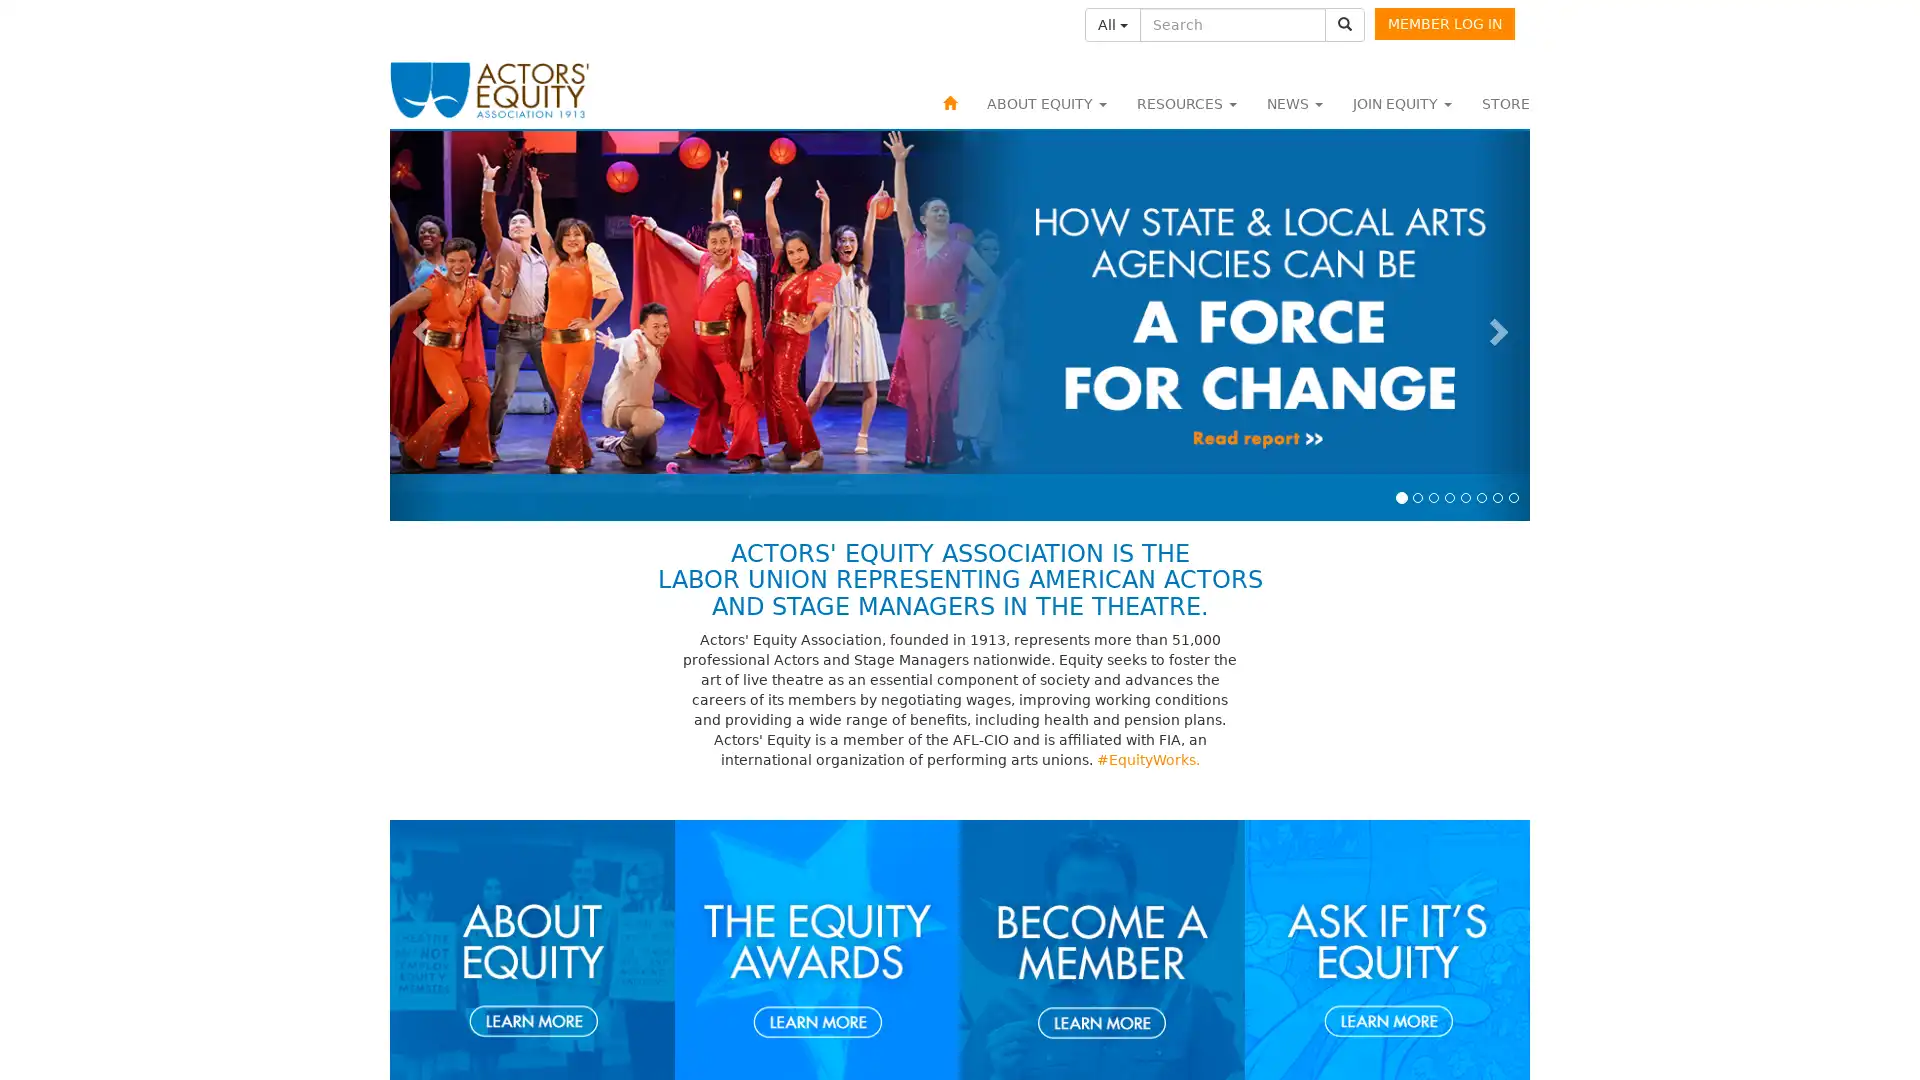  Describe the element at coordinates (1401, 104) in the screenshot. I see `JOIN EQUITY` at that location.